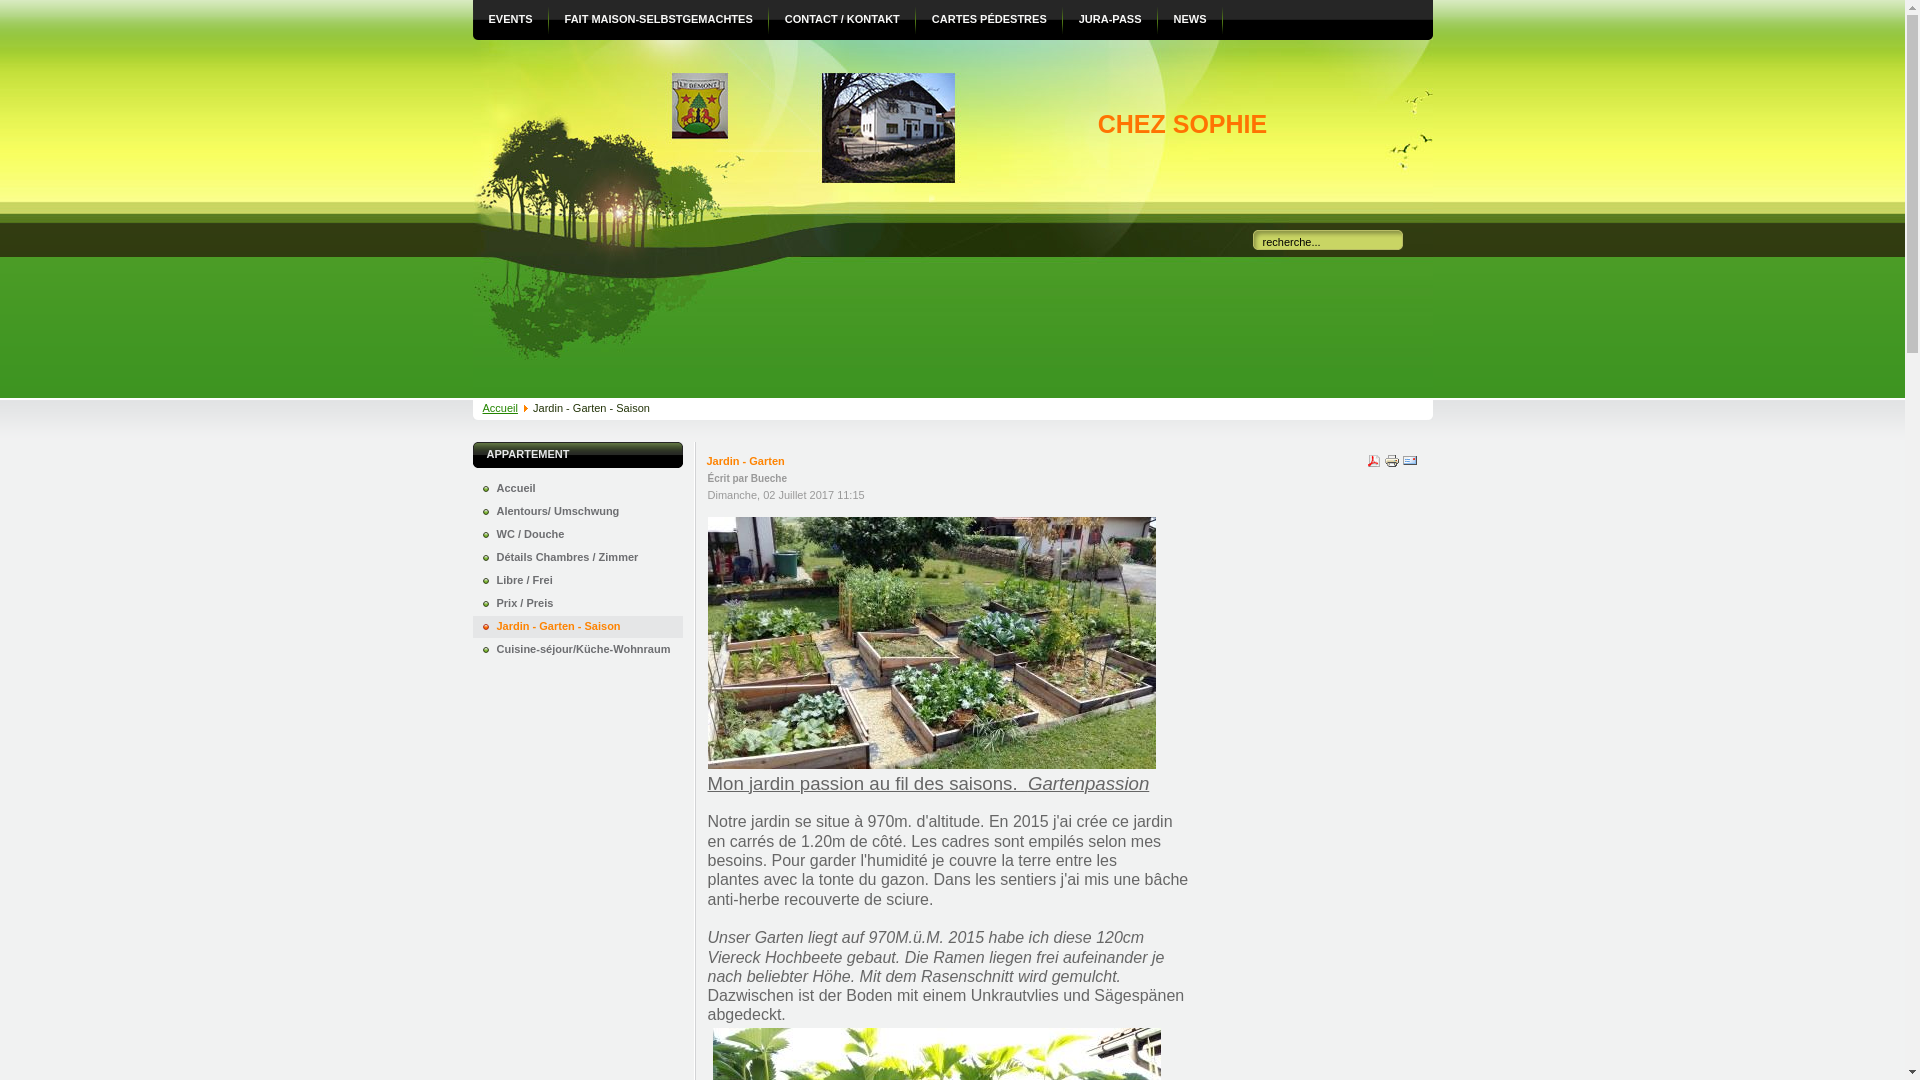 The width and height of the screenshot is (1920, 1080). Describe the element at coordinates (1409, 465) in the screenshot. I see `'Envoyer'` at that location.